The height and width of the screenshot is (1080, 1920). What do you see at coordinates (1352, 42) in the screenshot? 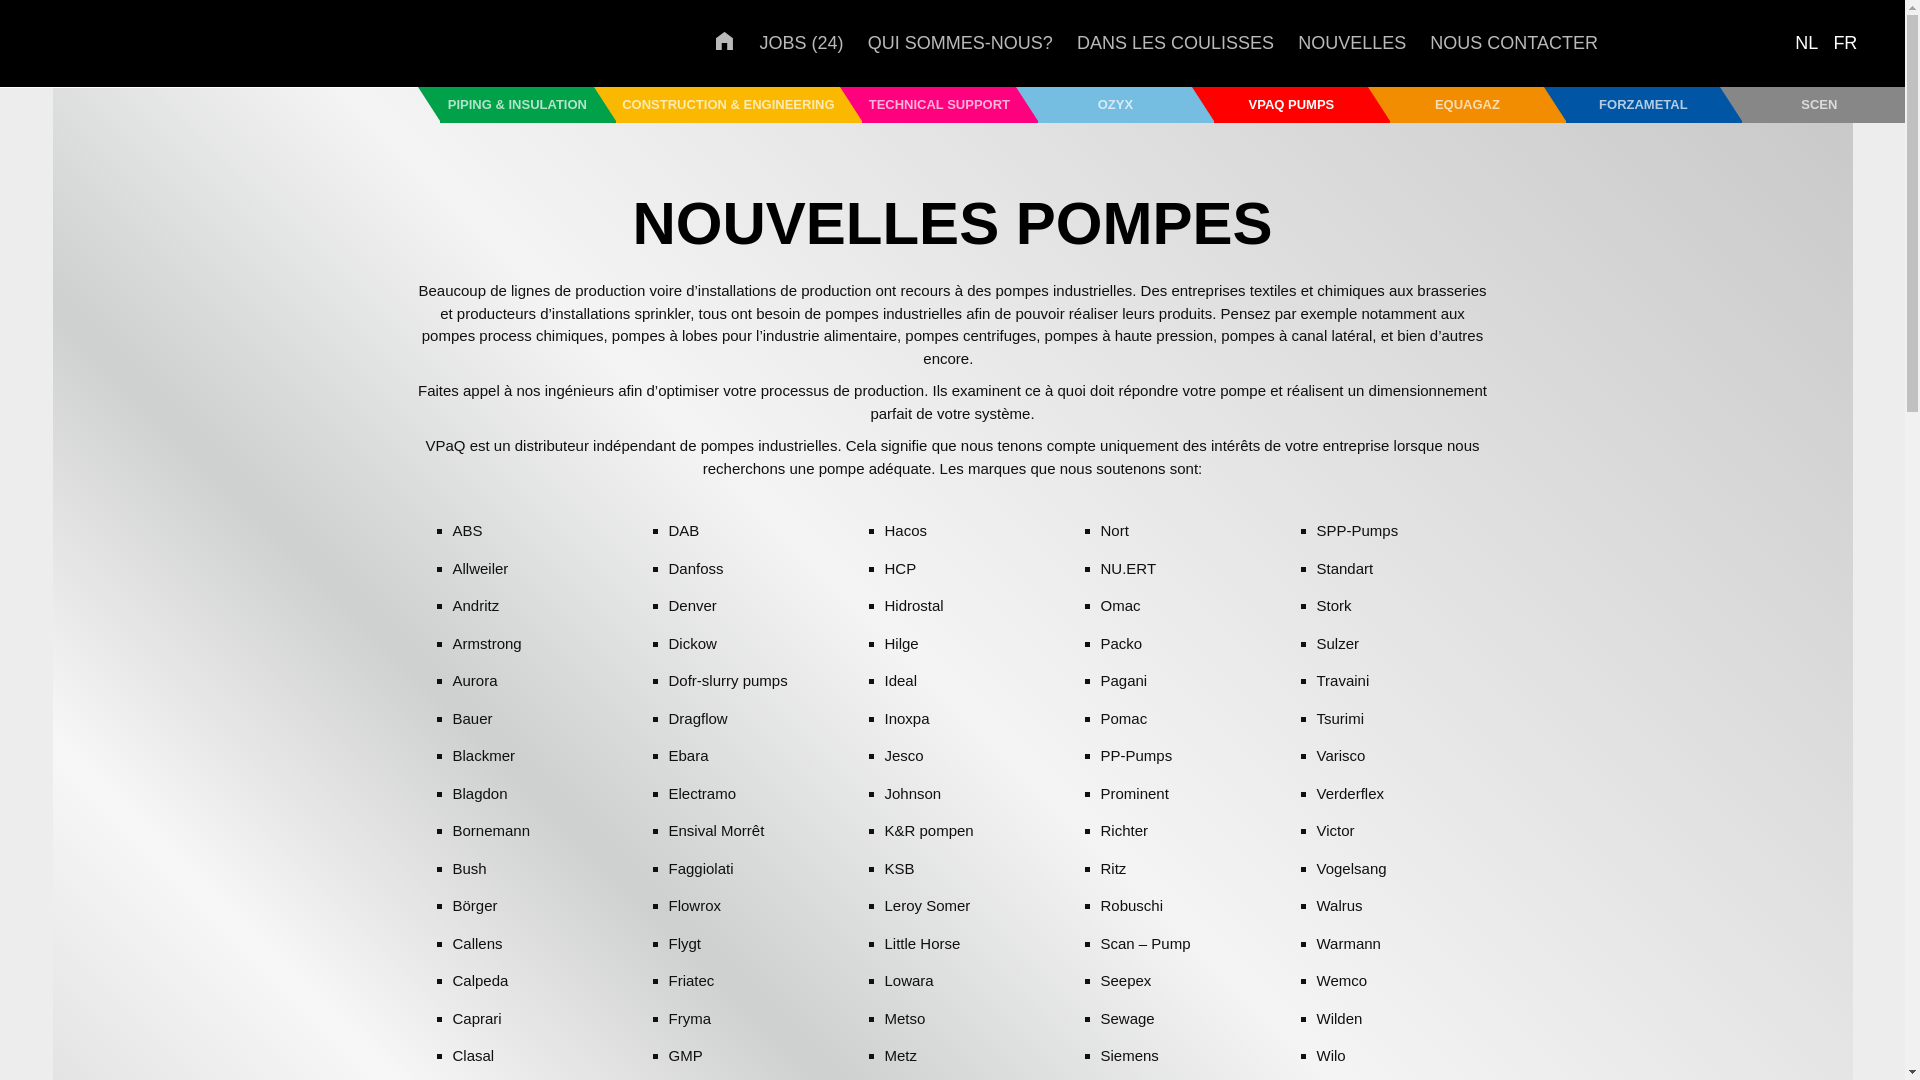
I see `'NOUVELLES'` at bounding box center [1352, 42].